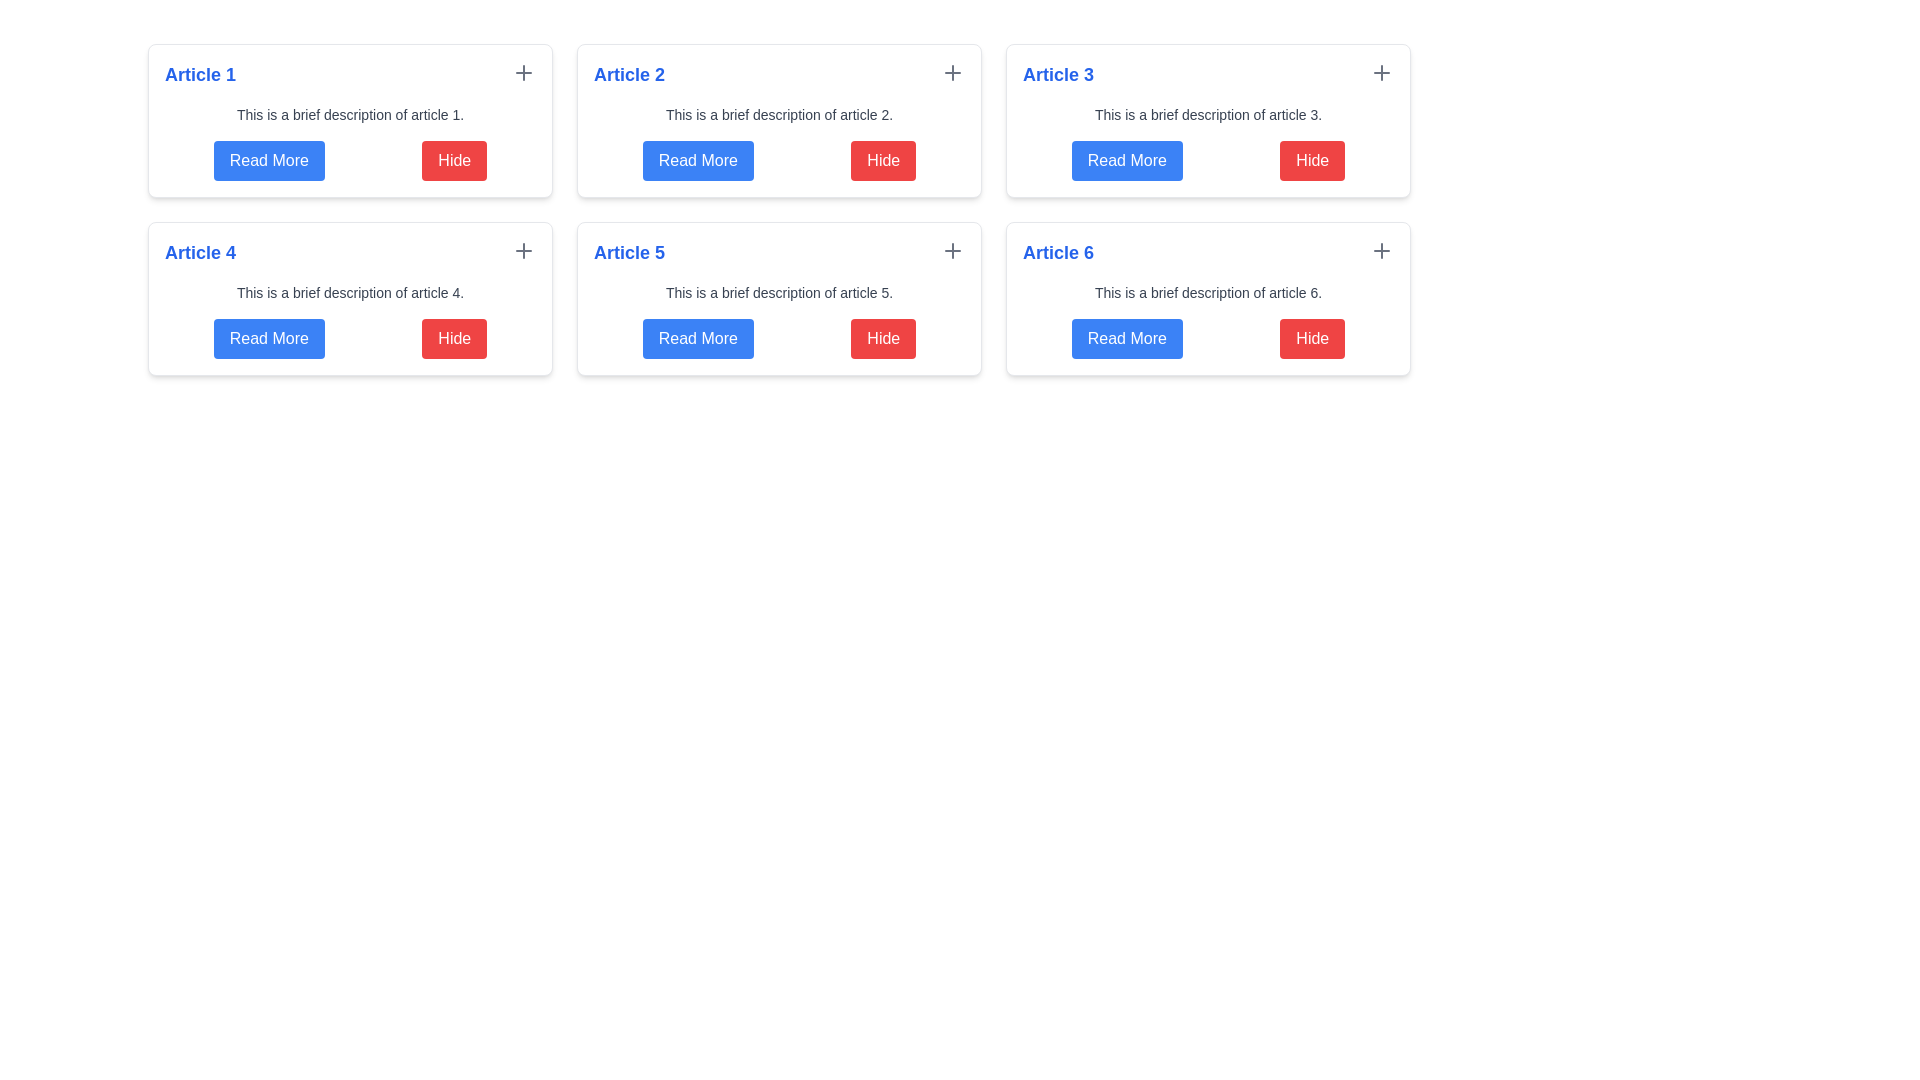 The height and width of the screenshot is (1080, 1920). I want to click on the interactive icon button resembling a plus sign located in the top-right corner of the 'Article 1' card to change its color, so click(523, 72).